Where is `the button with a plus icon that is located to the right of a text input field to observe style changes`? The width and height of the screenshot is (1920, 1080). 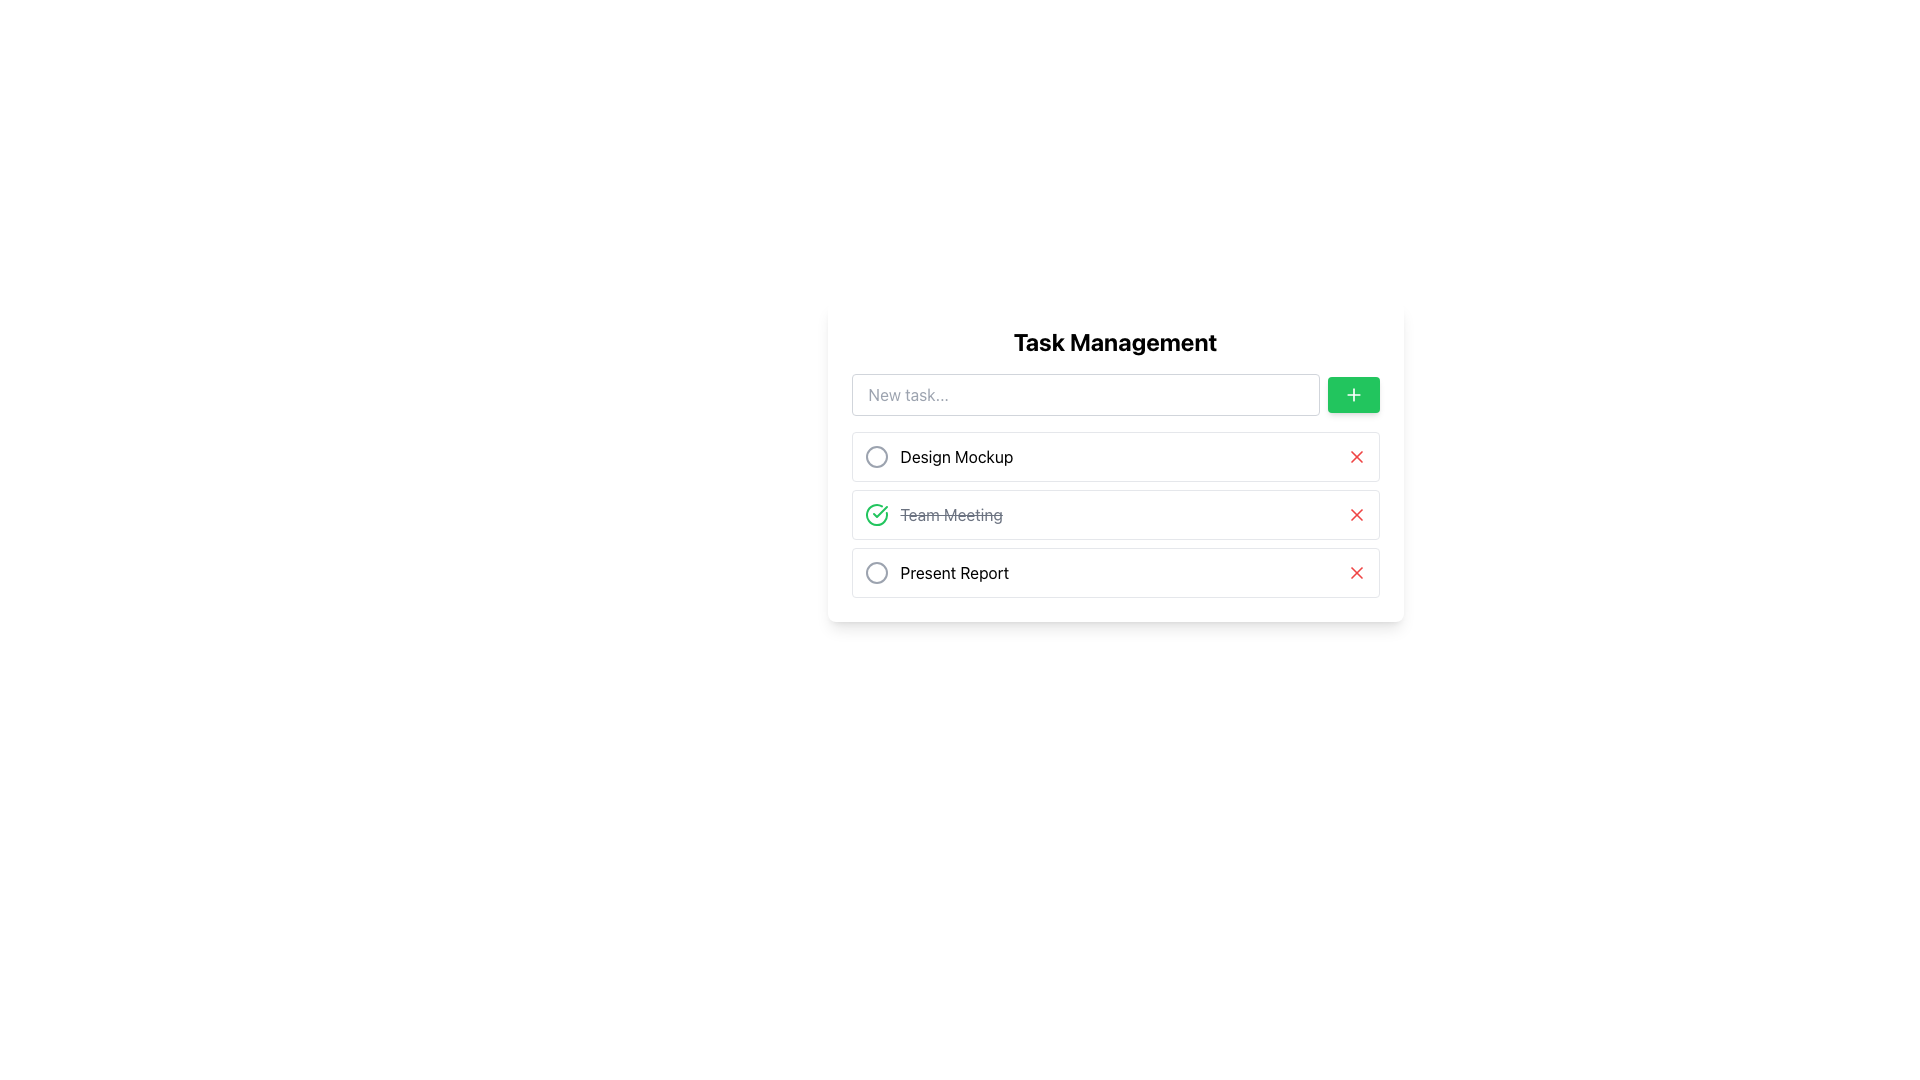
the button with a plus icon that is located to the right of a text input field to observe style changes is located at coordinates (1353, 394).